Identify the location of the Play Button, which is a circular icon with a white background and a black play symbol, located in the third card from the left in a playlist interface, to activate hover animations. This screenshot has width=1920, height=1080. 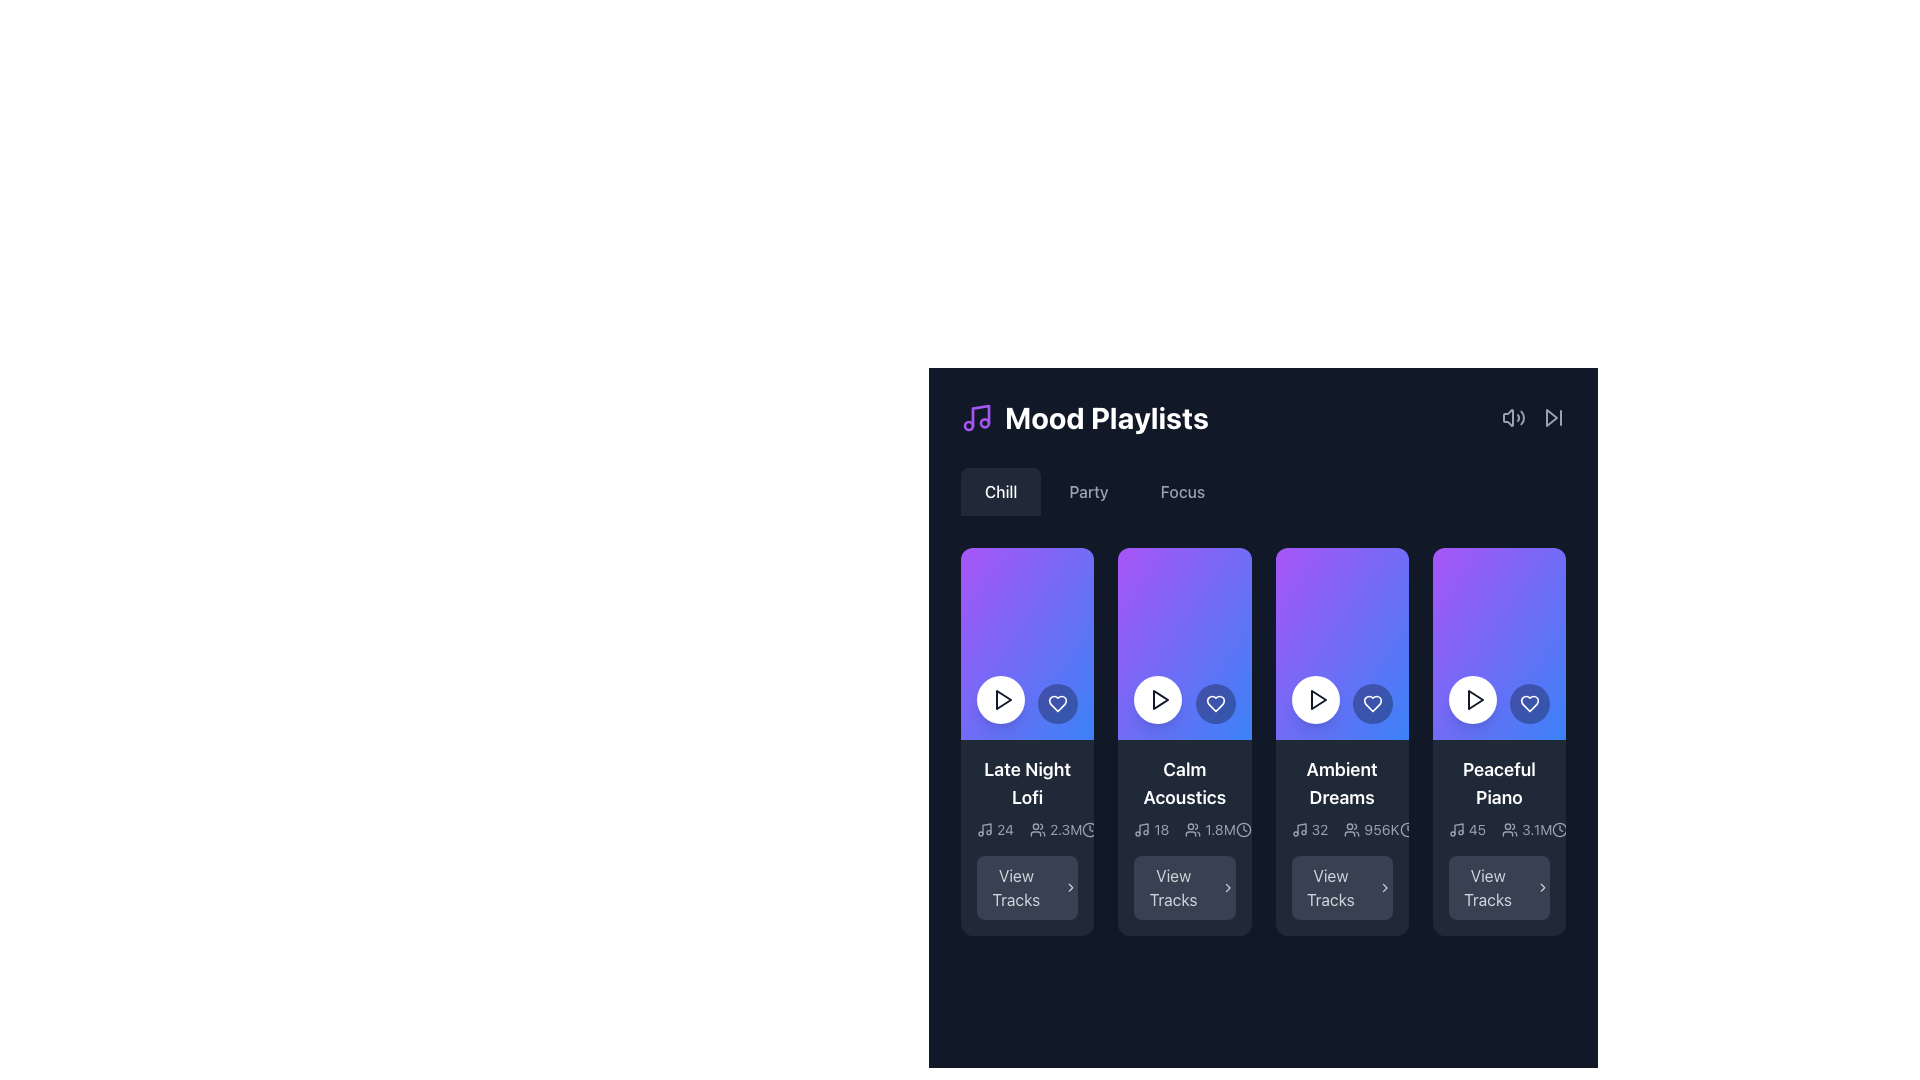
(1315, 698).